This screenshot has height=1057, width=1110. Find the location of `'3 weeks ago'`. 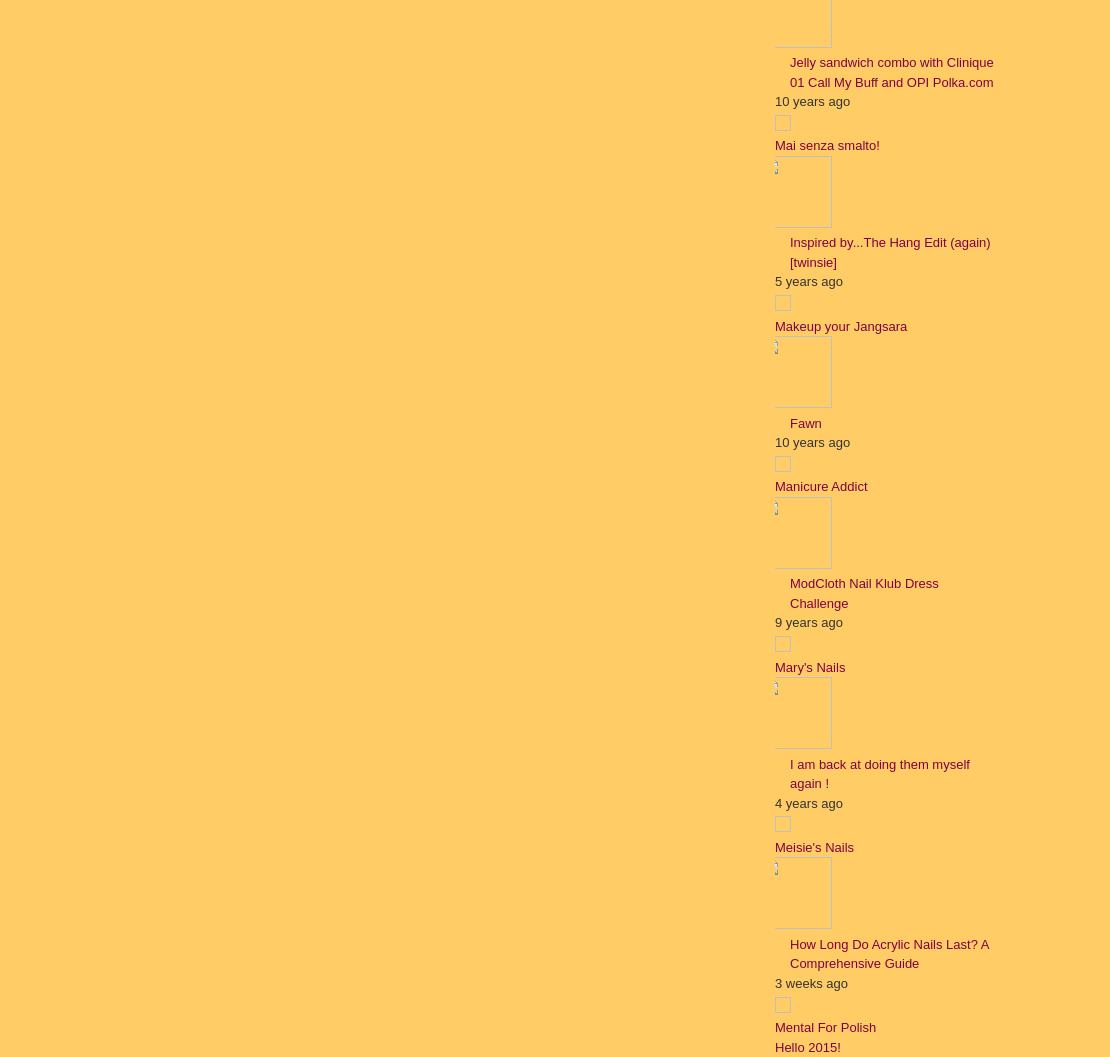

'3 weeks ago' is located at coordinates (774, 982).